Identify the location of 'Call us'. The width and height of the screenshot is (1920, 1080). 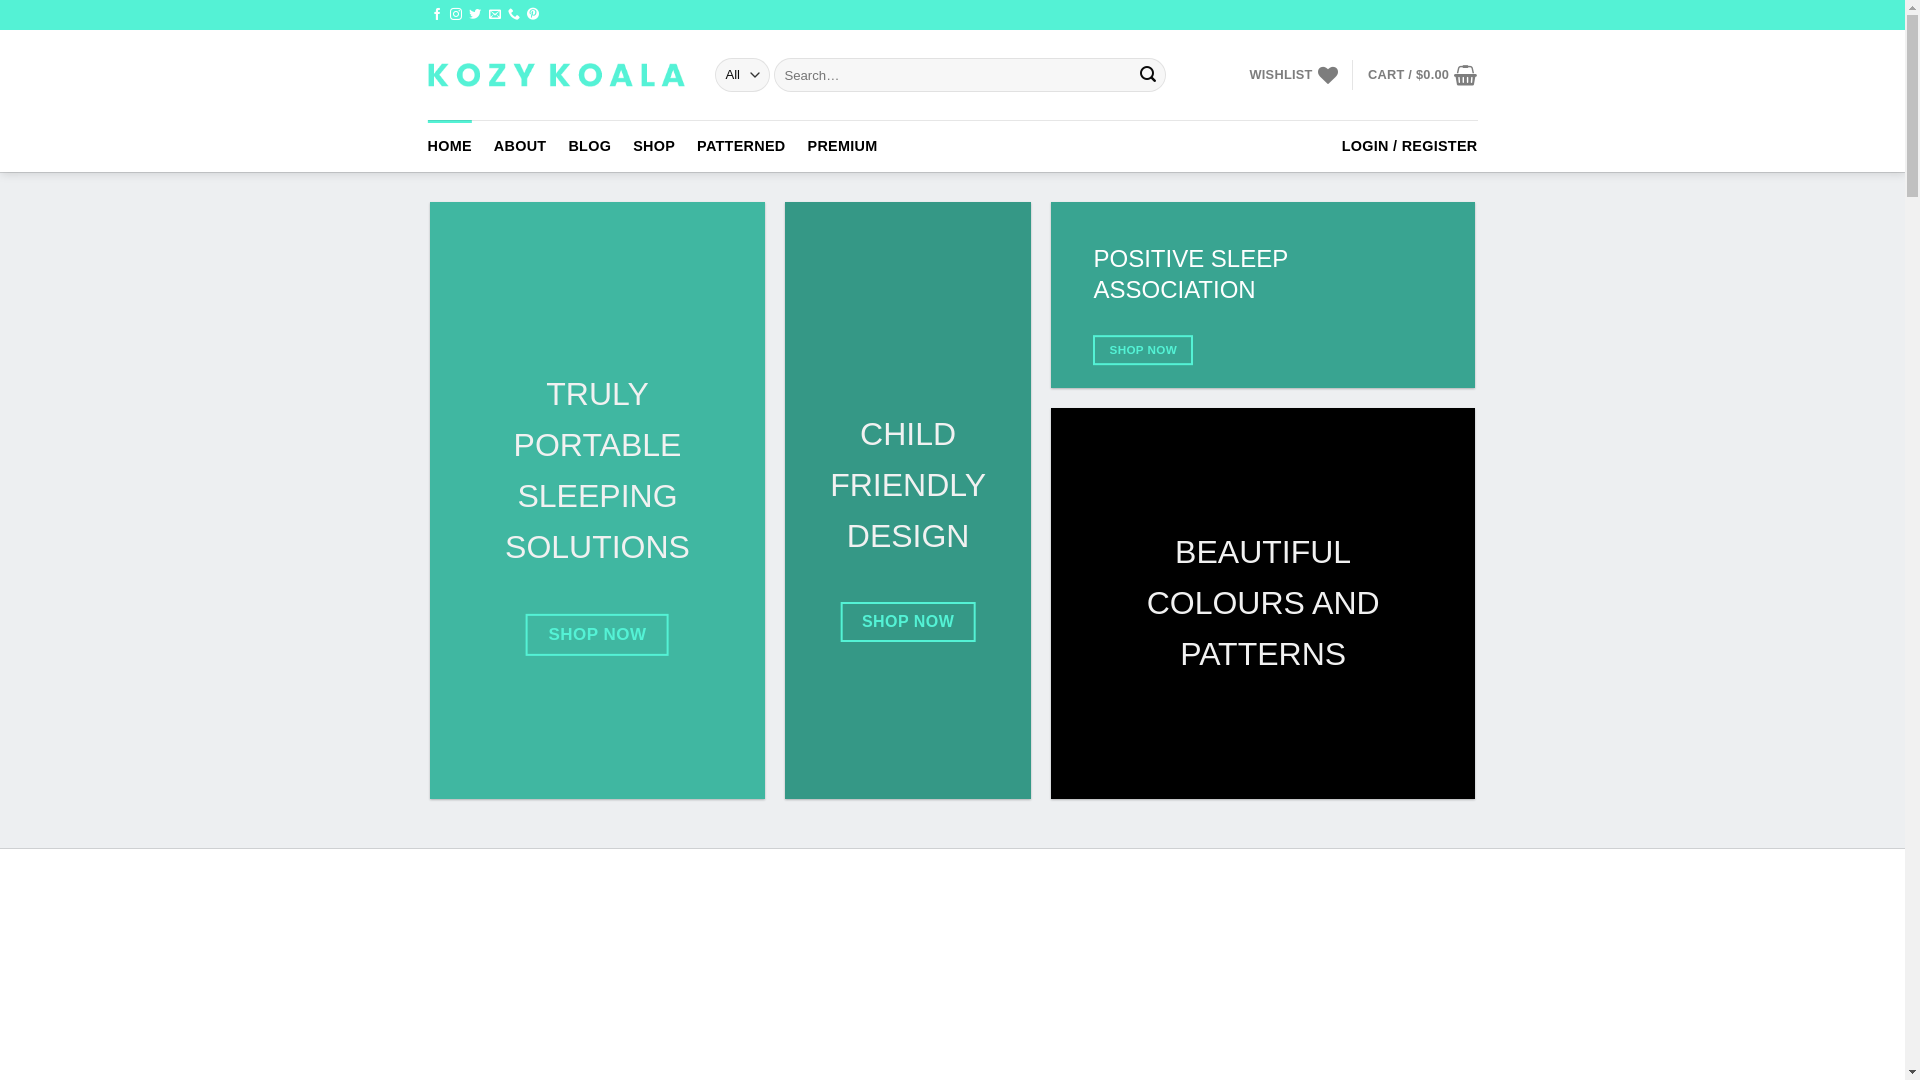
(513, 15).